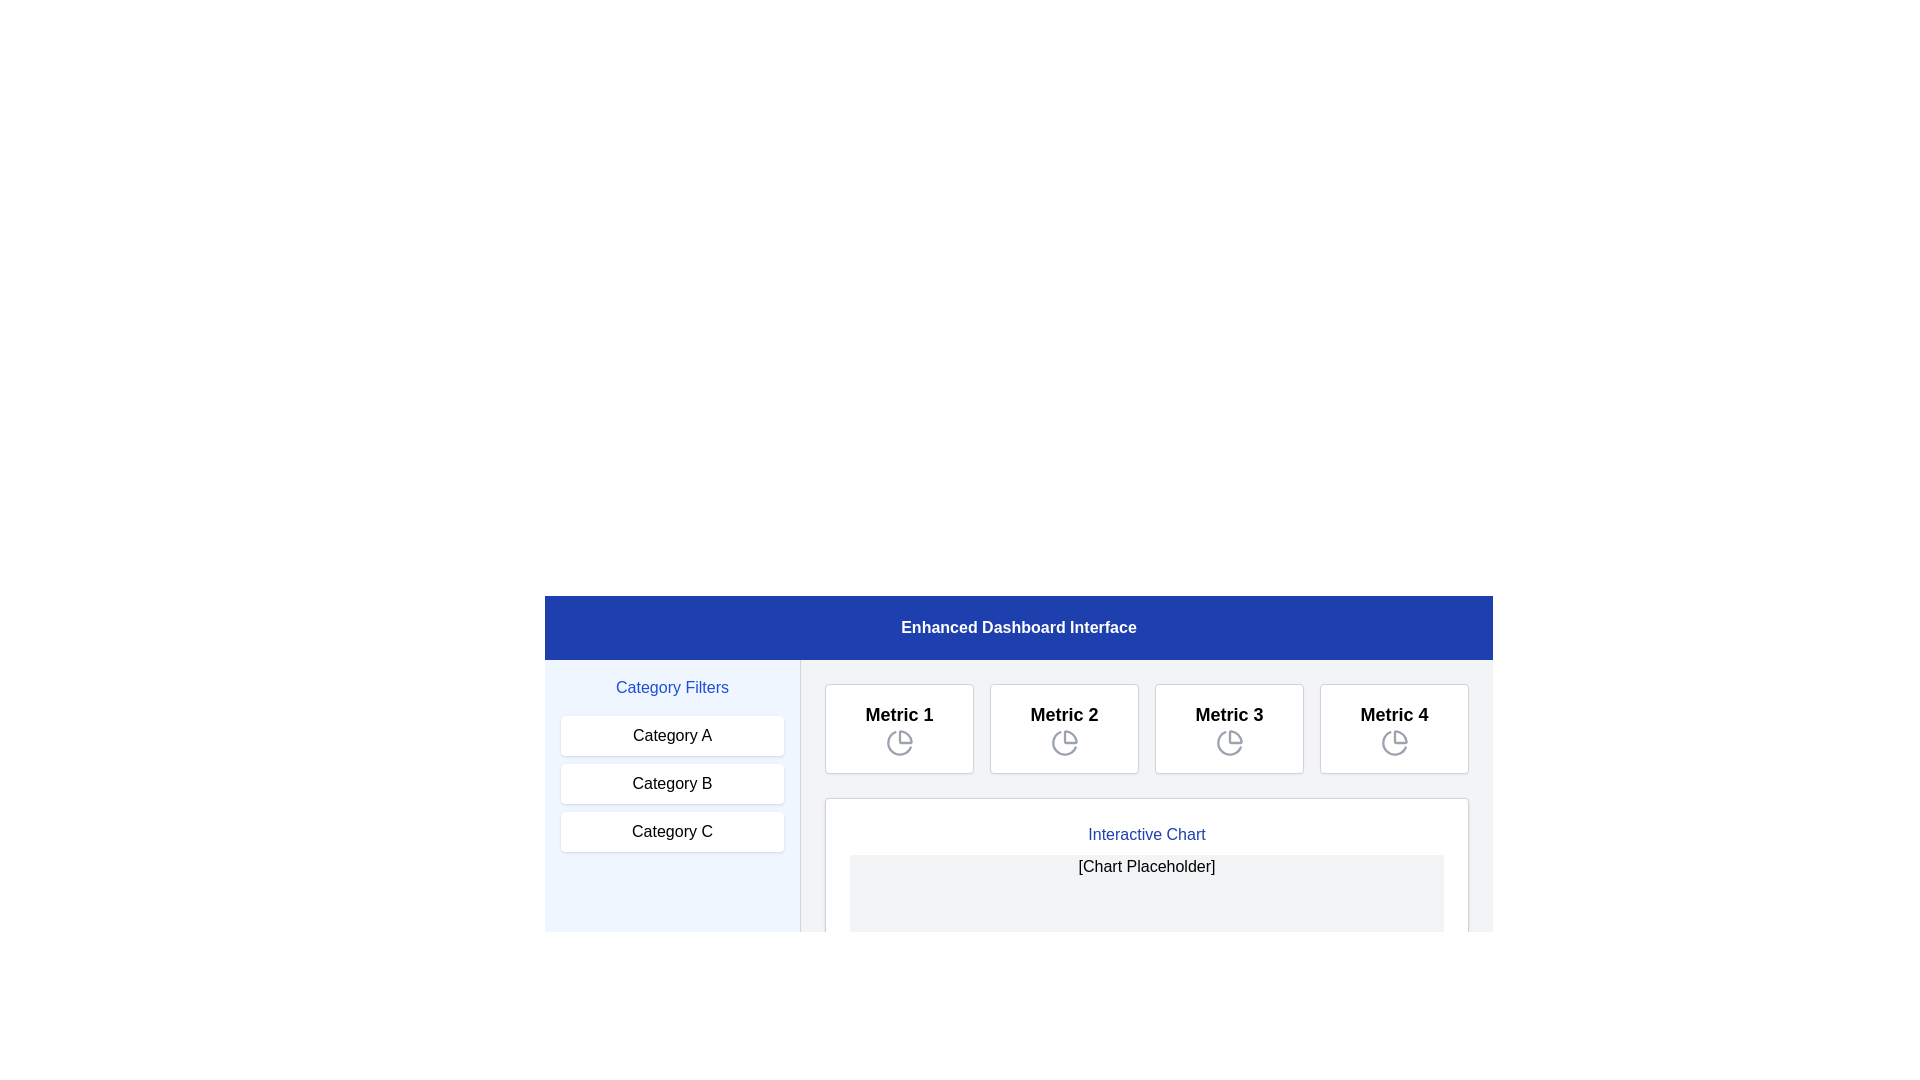 The image size is (1920, 1080). What do you see at coordinates (1228, 713) in the screenshot?
I see `the text label displaying 'Metric 3' in bold font style, which is located in the third card of a row of four similar cards` at bounding box center [1228, 713].